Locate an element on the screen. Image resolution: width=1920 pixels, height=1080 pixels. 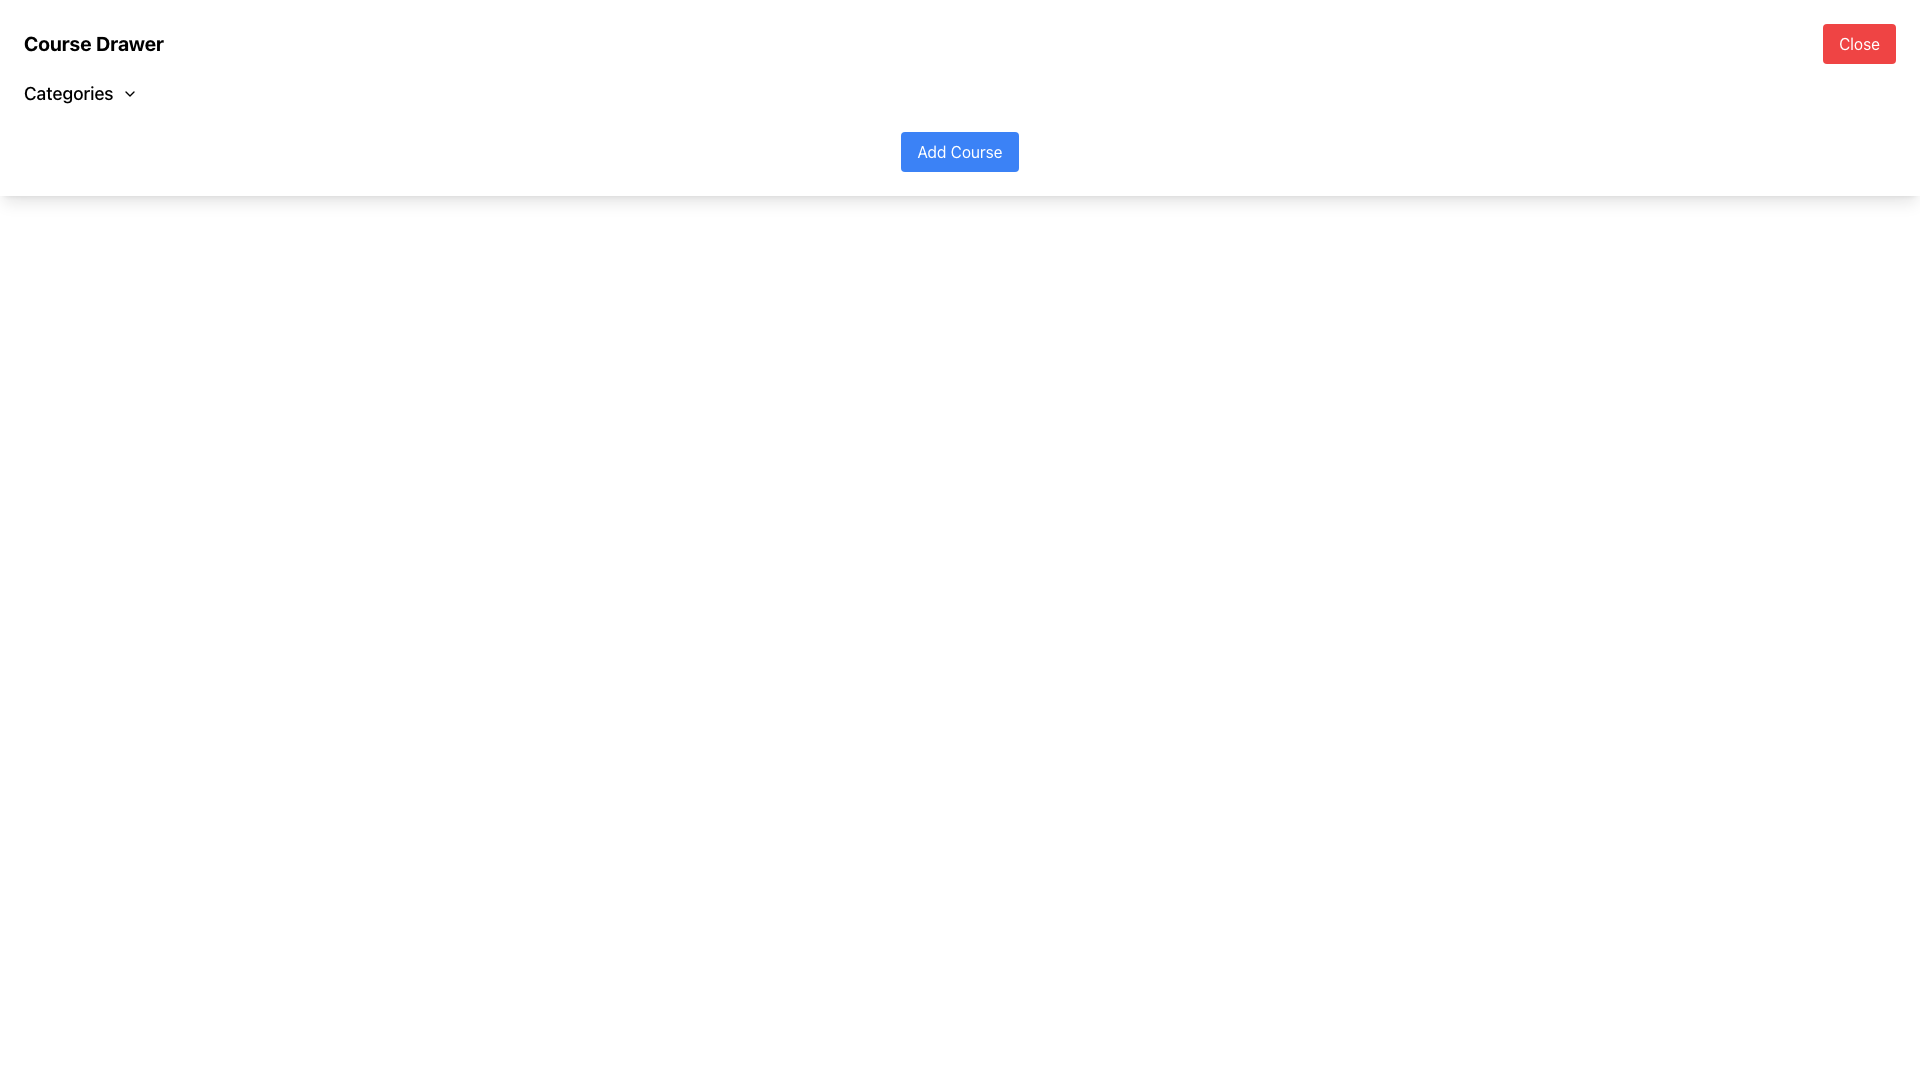
the blue 'Add Course' button with white text, located below the 'Categories' section is located at coordinates (960, 150).